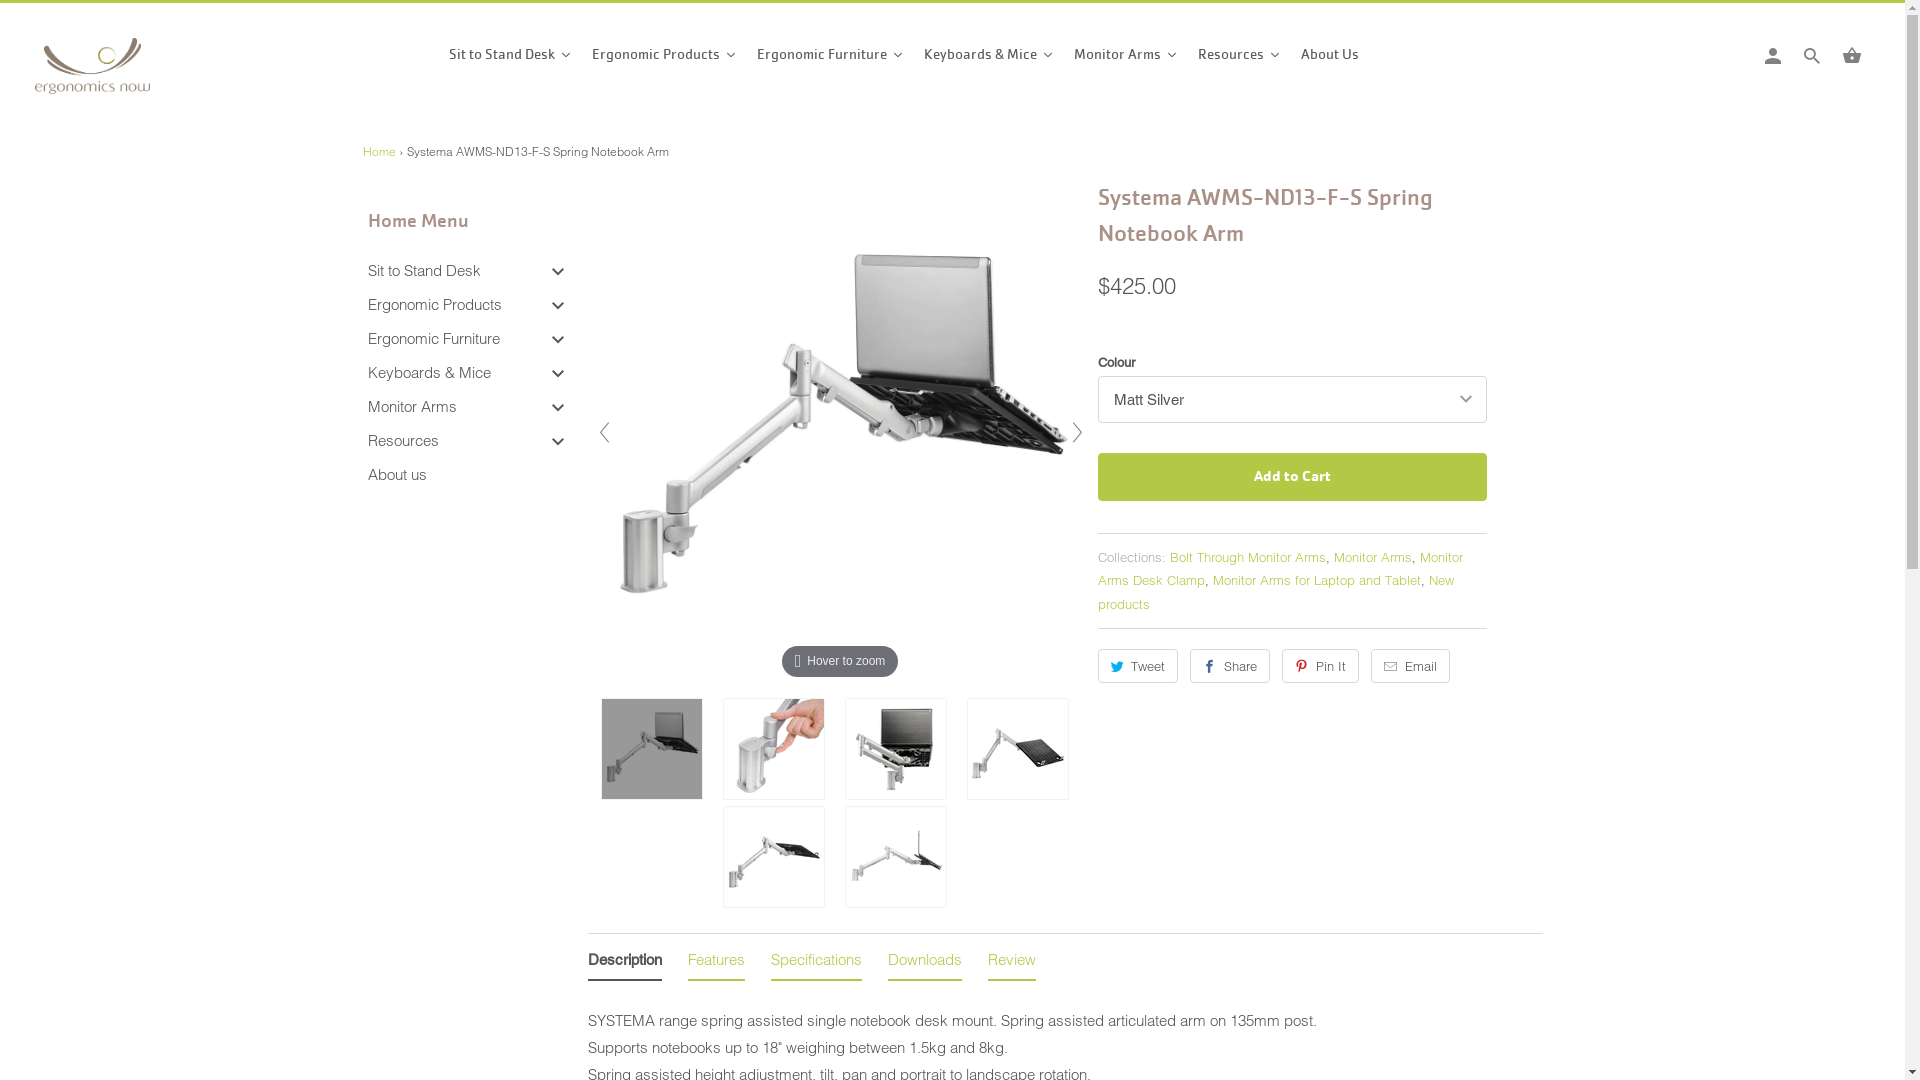 The height and width of the screenshot is (1080, 1920). What do you see at coordinates (1409, 666) in the screenshot?
I see `'Email'` at bounding box center [1409, 666].